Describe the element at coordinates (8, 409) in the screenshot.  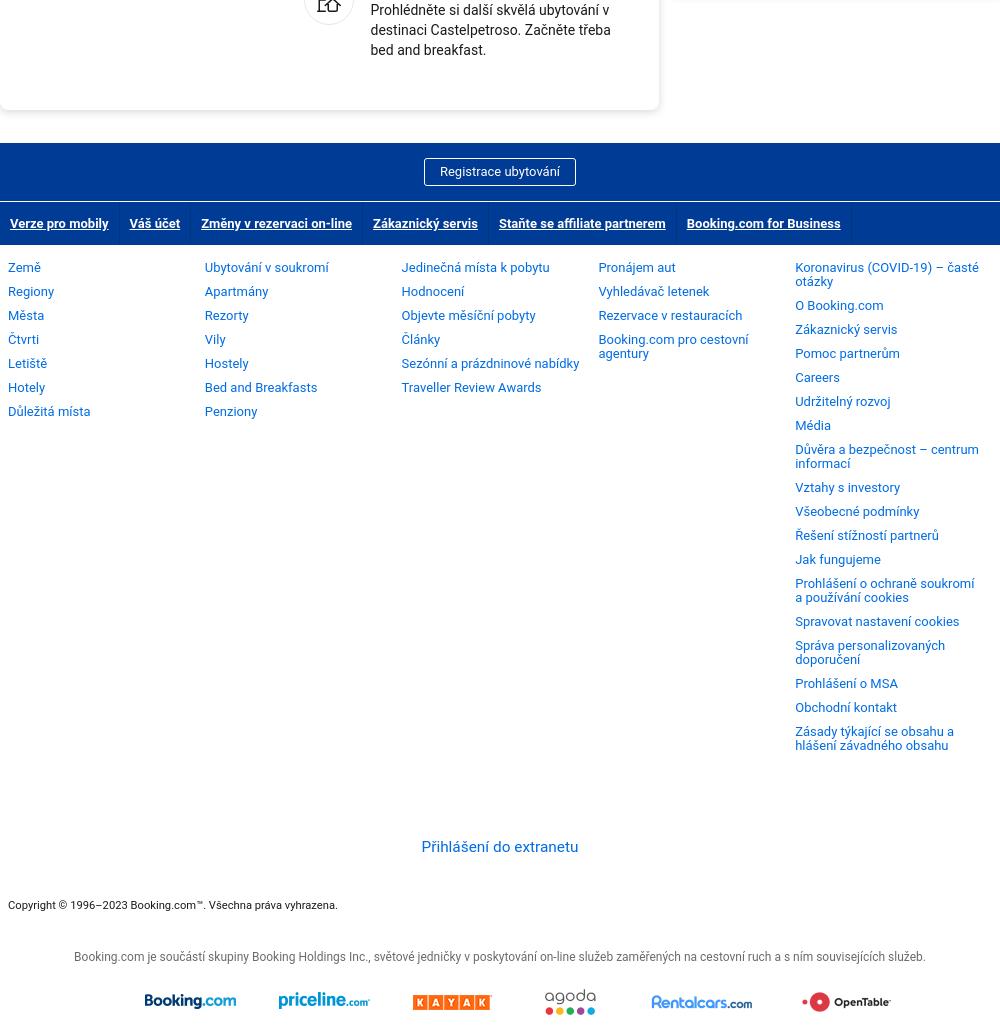
I see `'Důležitá místa'` at that location.